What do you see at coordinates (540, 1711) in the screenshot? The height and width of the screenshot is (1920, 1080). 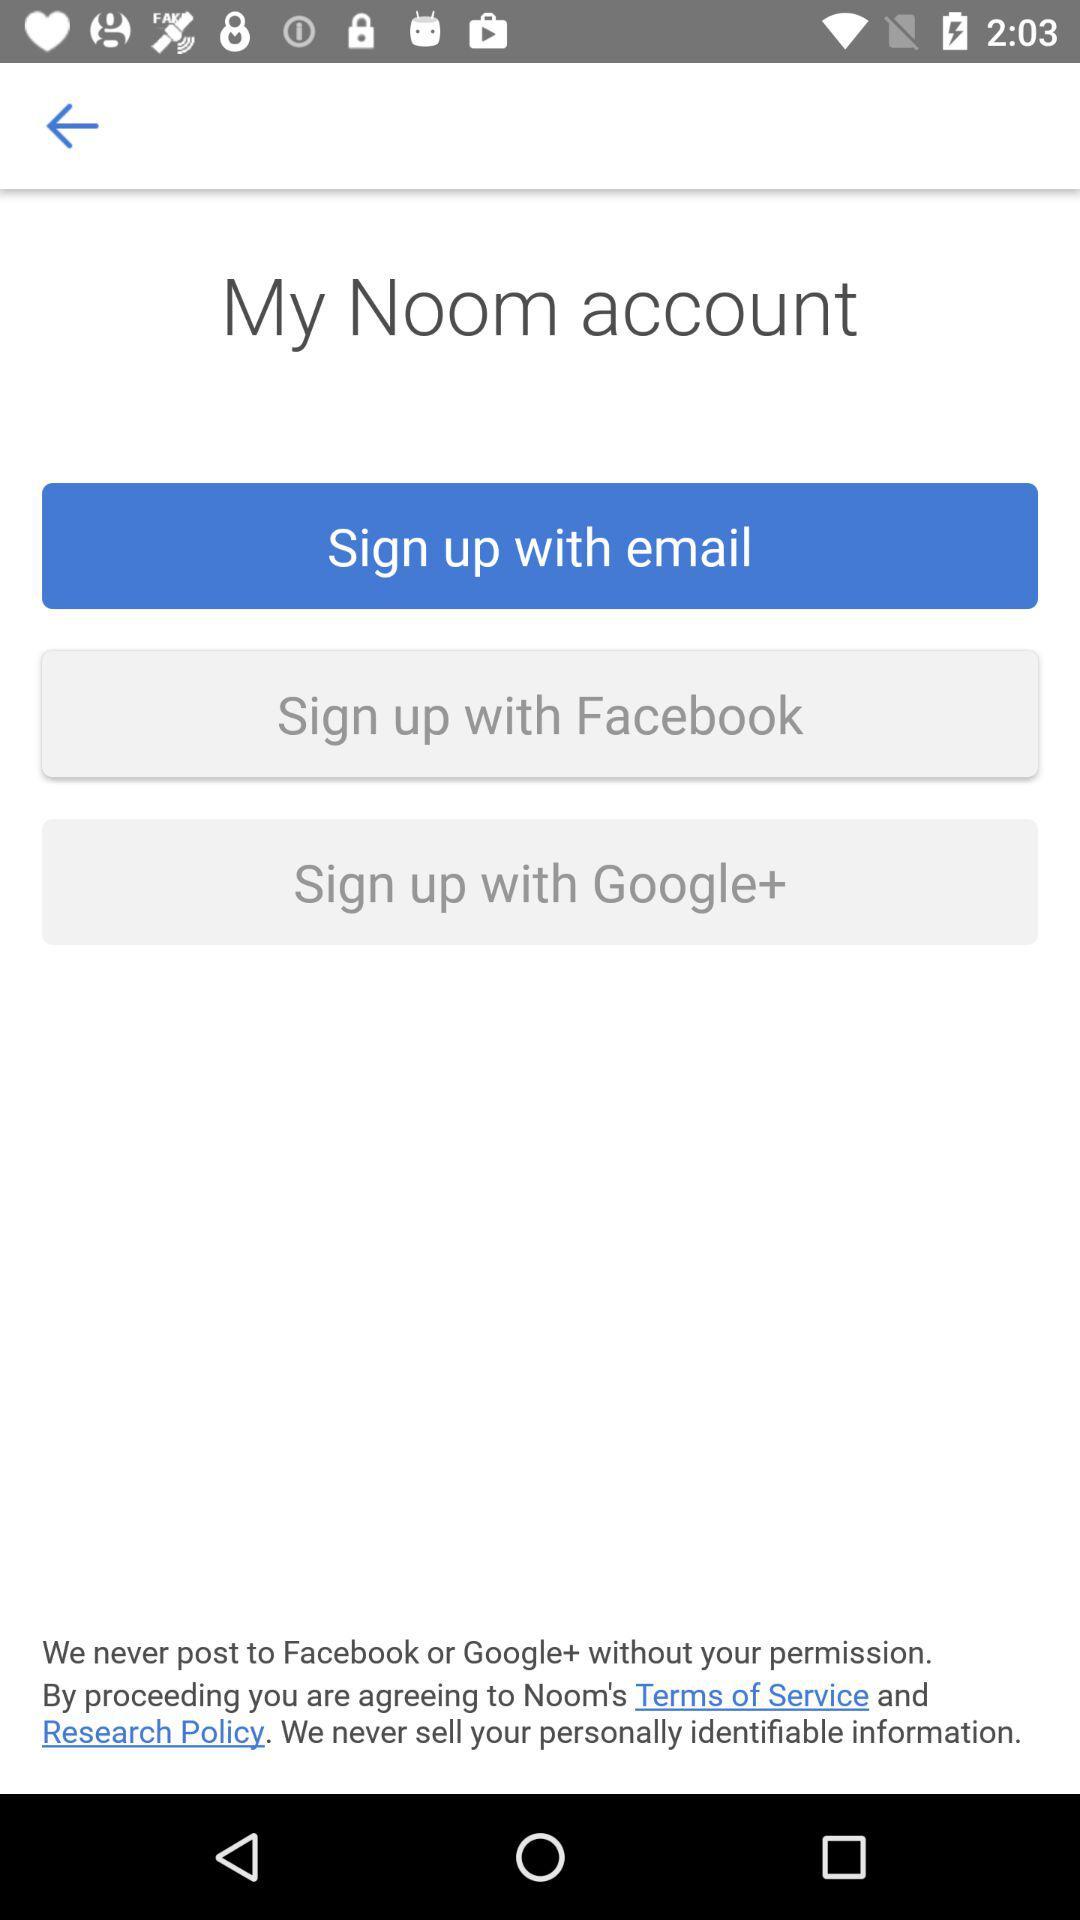 I see `item below the we never post icon` at bounding box center [540, 1711].